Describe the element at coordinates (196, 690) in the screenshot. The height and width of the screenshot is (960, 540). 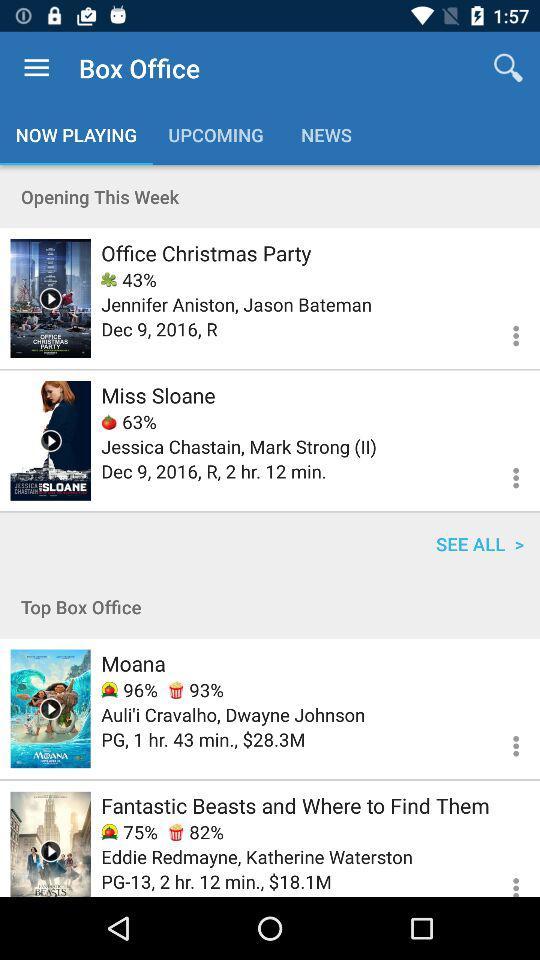
I see `93%` at that location.